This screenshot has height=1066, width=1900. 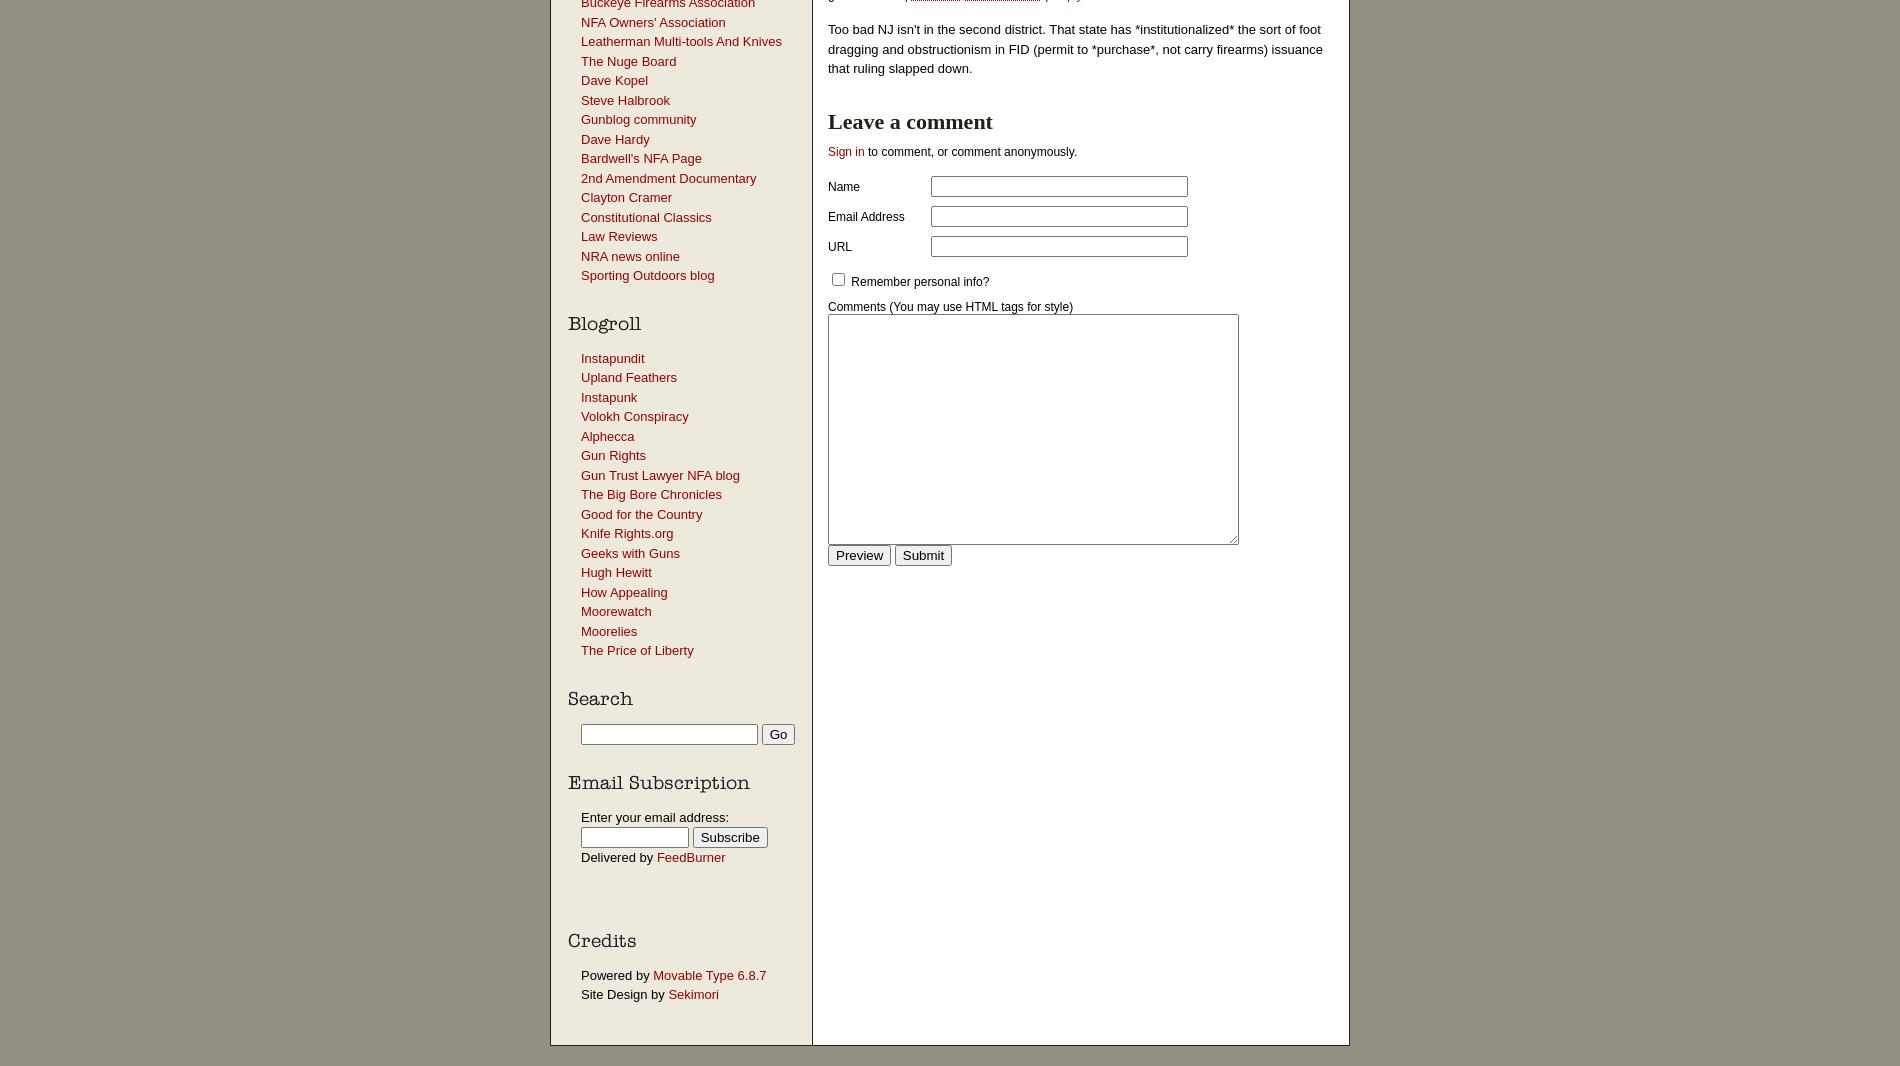 What do you see at coordinates (842, 185) in the screenshot?
I see `'Name'` at bounding box center [842, 185].